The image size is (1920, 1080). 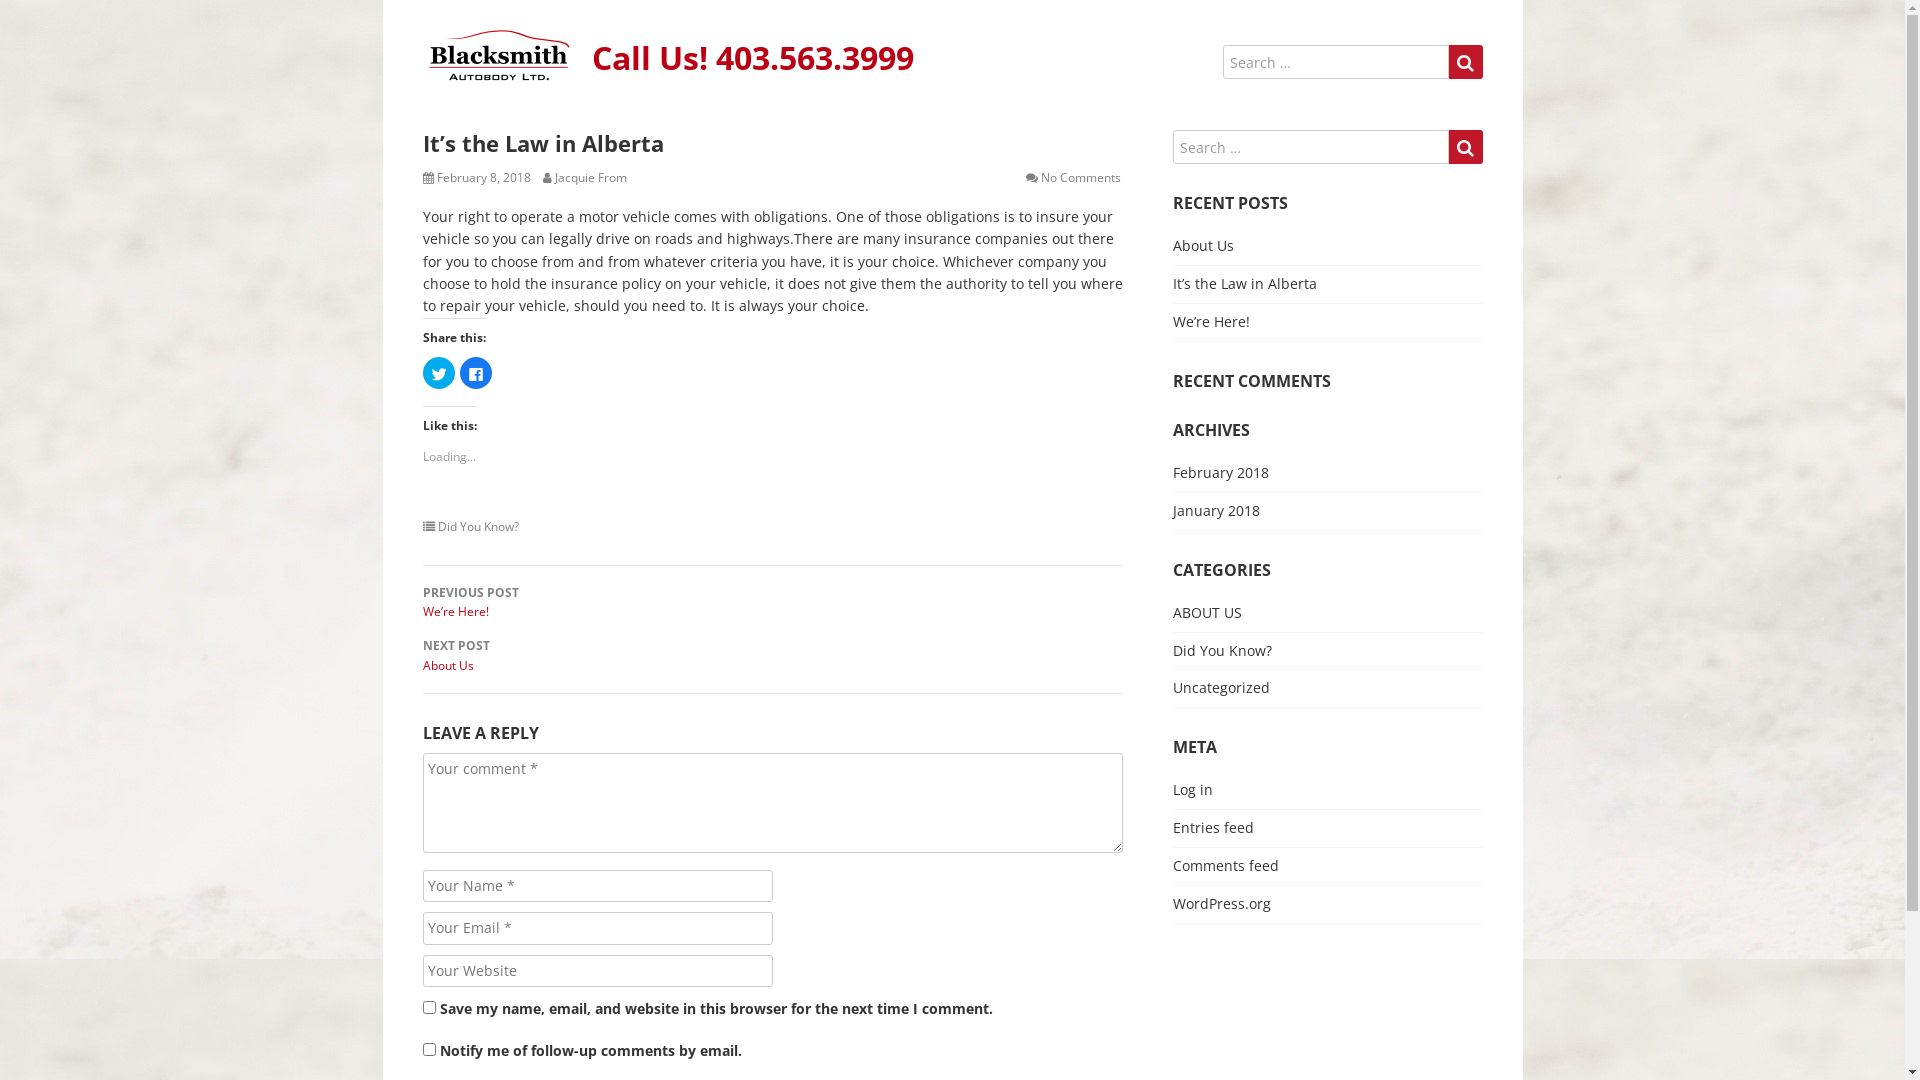 What do you see at coordinates (435, 176) in the screenshot?
I see `'February 8, 2018'` at bounding box center [435, 176].